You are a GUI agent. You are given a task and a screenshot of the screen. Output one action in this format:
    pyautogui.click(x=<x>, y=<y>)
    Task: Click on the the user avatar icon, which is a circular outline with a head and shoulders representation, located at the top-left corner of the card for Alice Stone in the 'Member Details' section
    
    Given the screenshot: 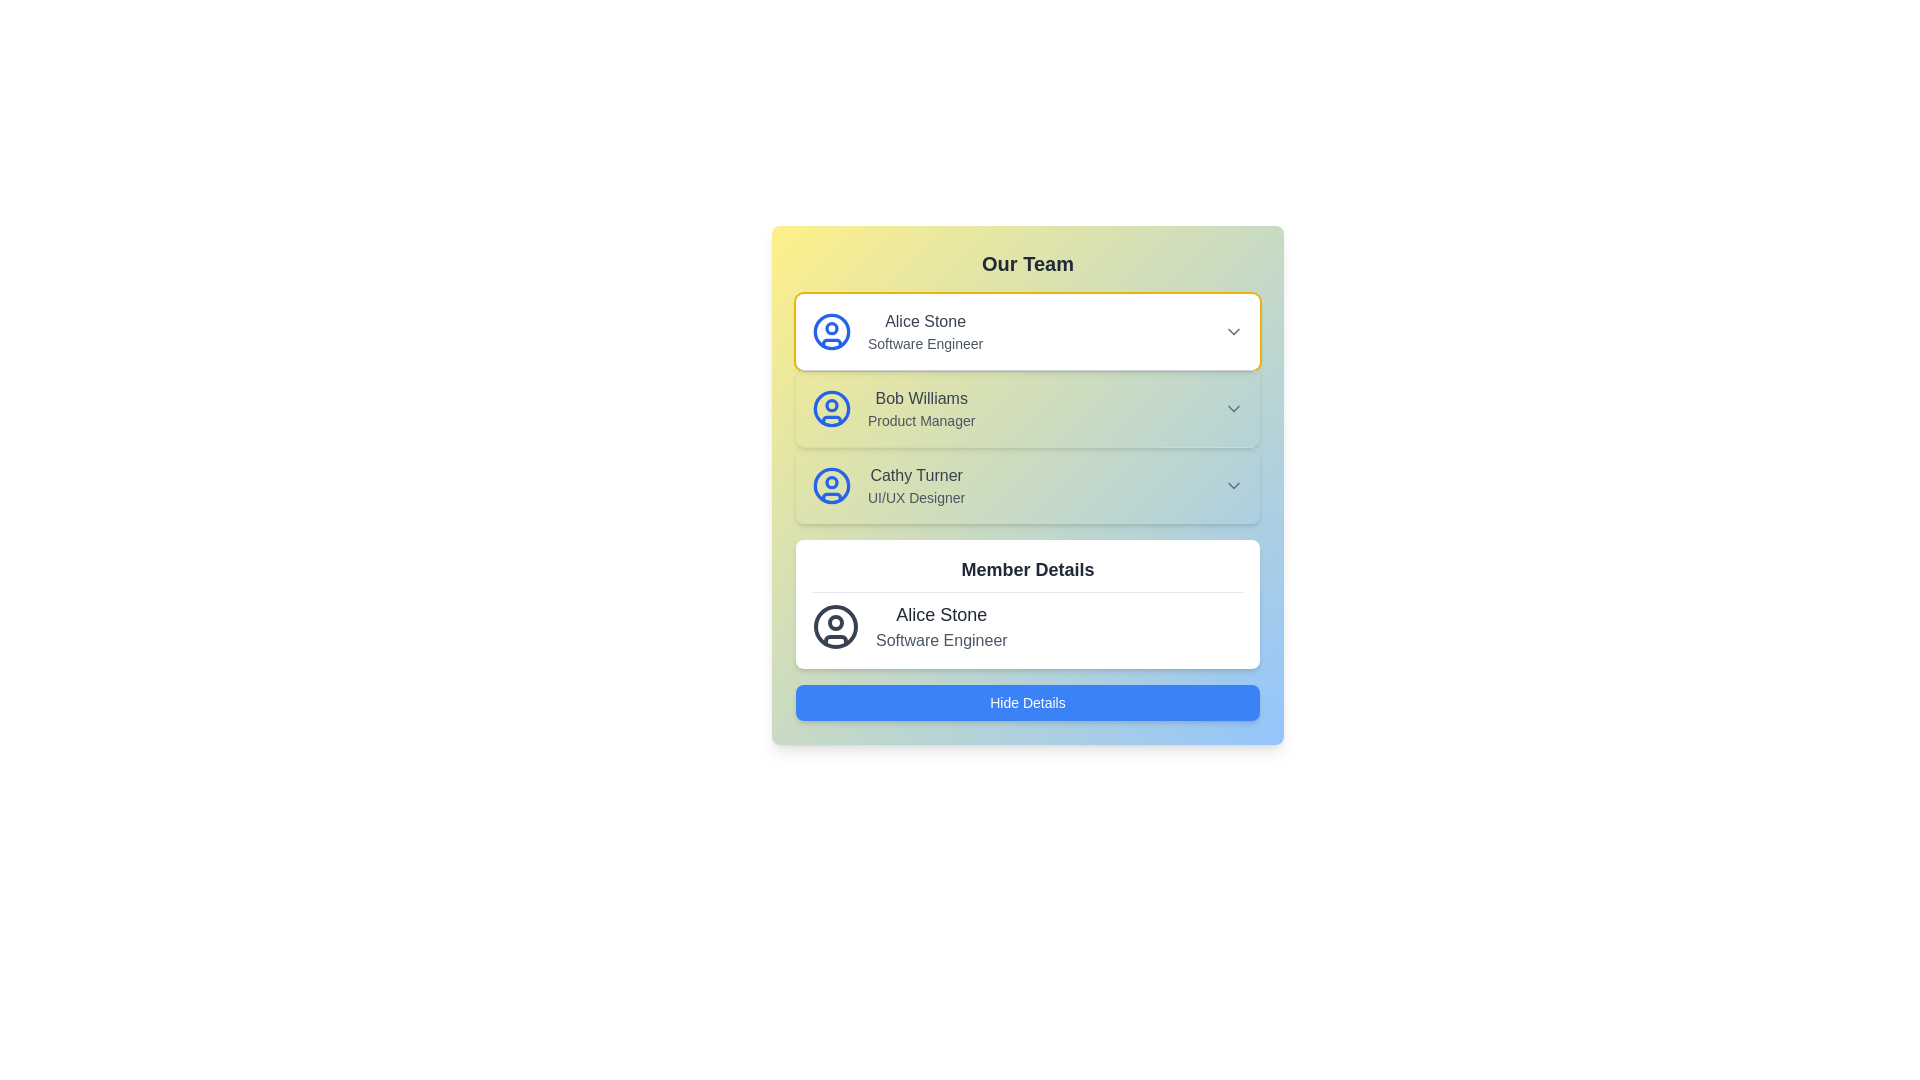 What is the action you would take?
    pyautogui.click(x=835, y=626)
    